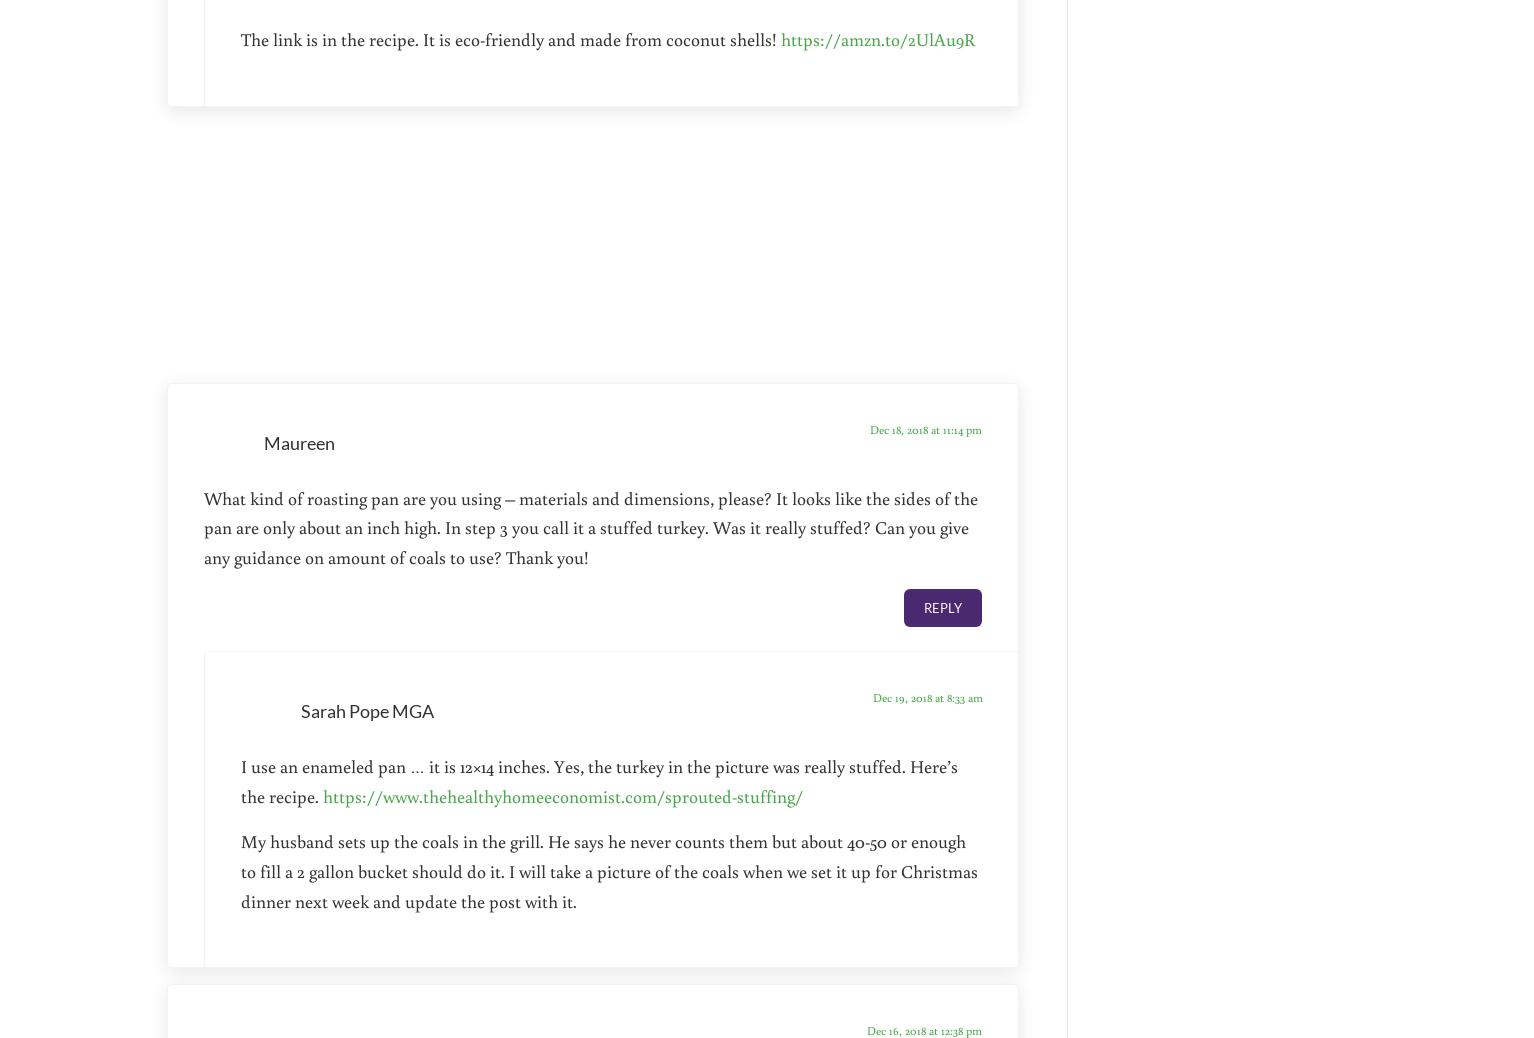  What do you see at coordinates (299, 441) in the screenshot?
I see `'Maureen'` at bounding box center [299, 441].